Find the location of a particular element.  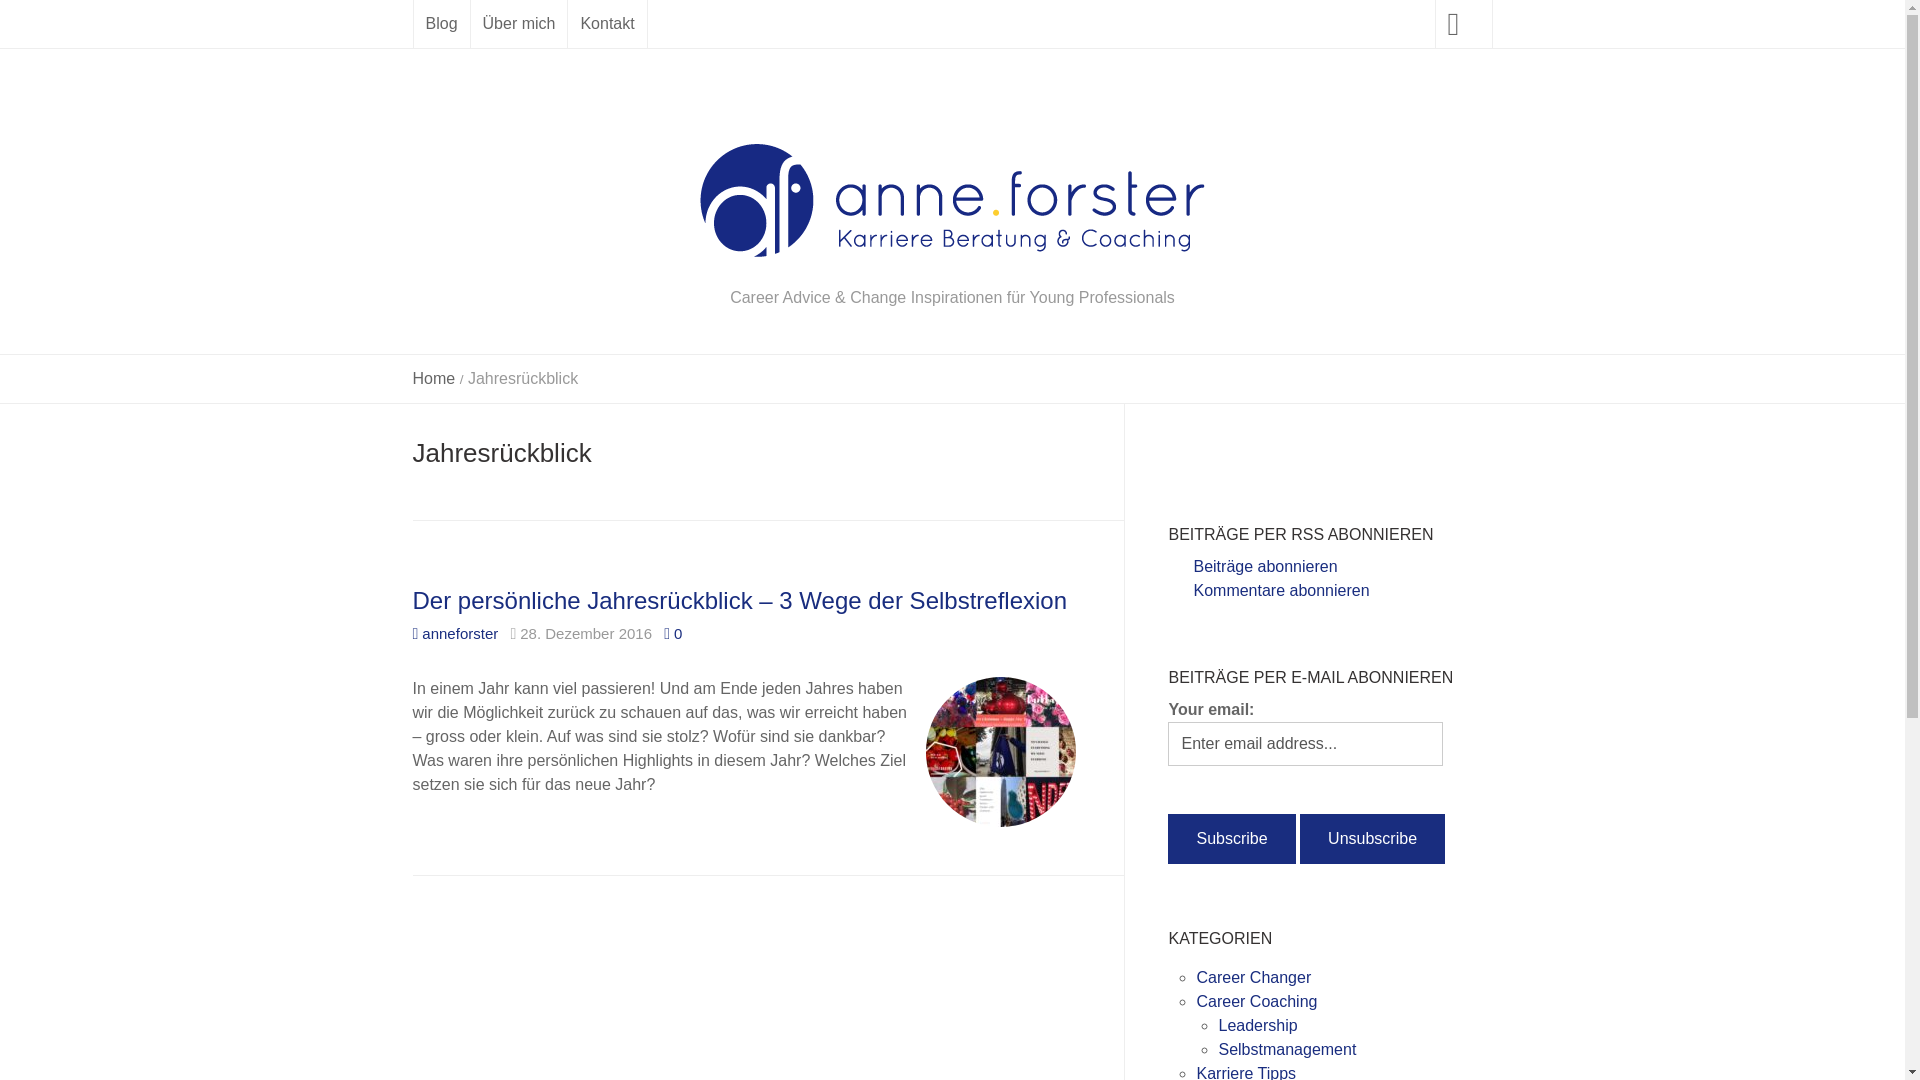

'Career Coaching' is located at coordinates (1255, 1001).